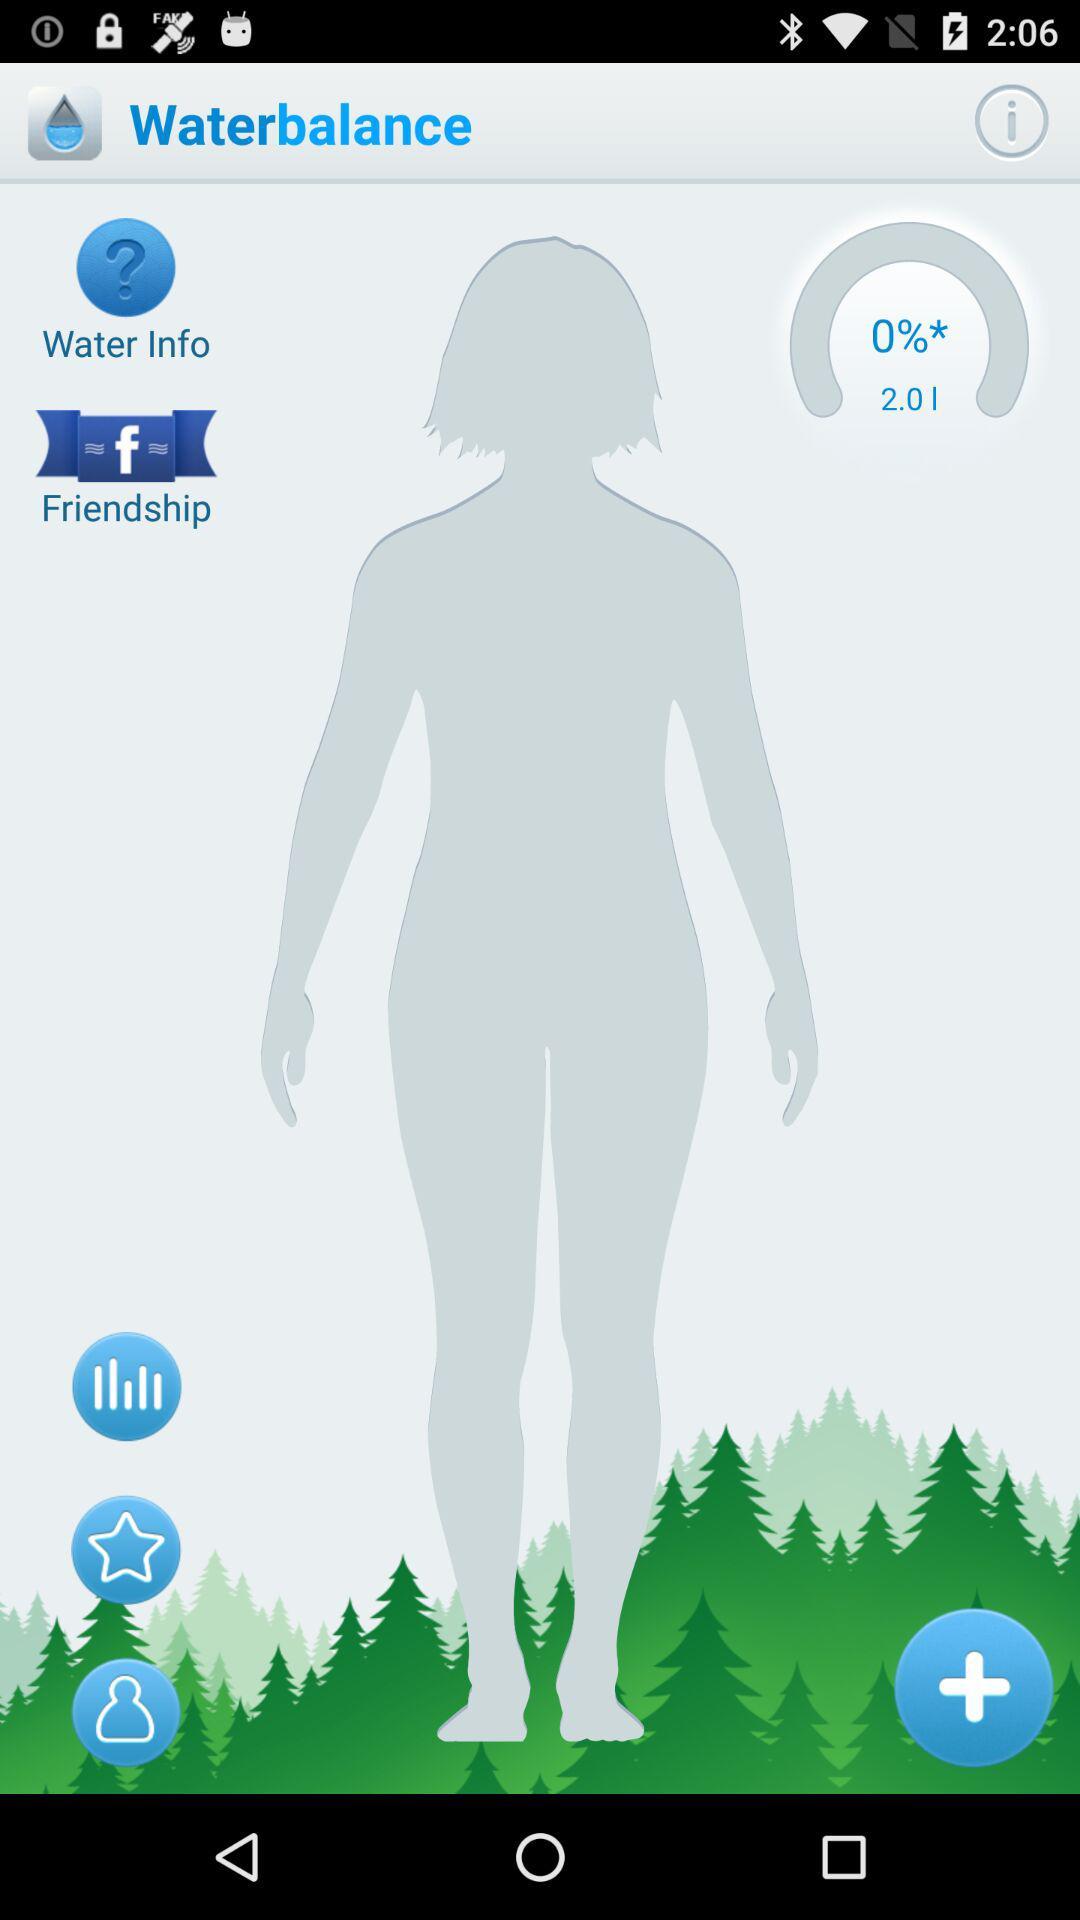 Image resolution: width=1080 pixels, height=1920 pixels. Describe the element at coordinates (63, 122) in the screenshot. I see `icon to the left of the waterbalance item` at that location.